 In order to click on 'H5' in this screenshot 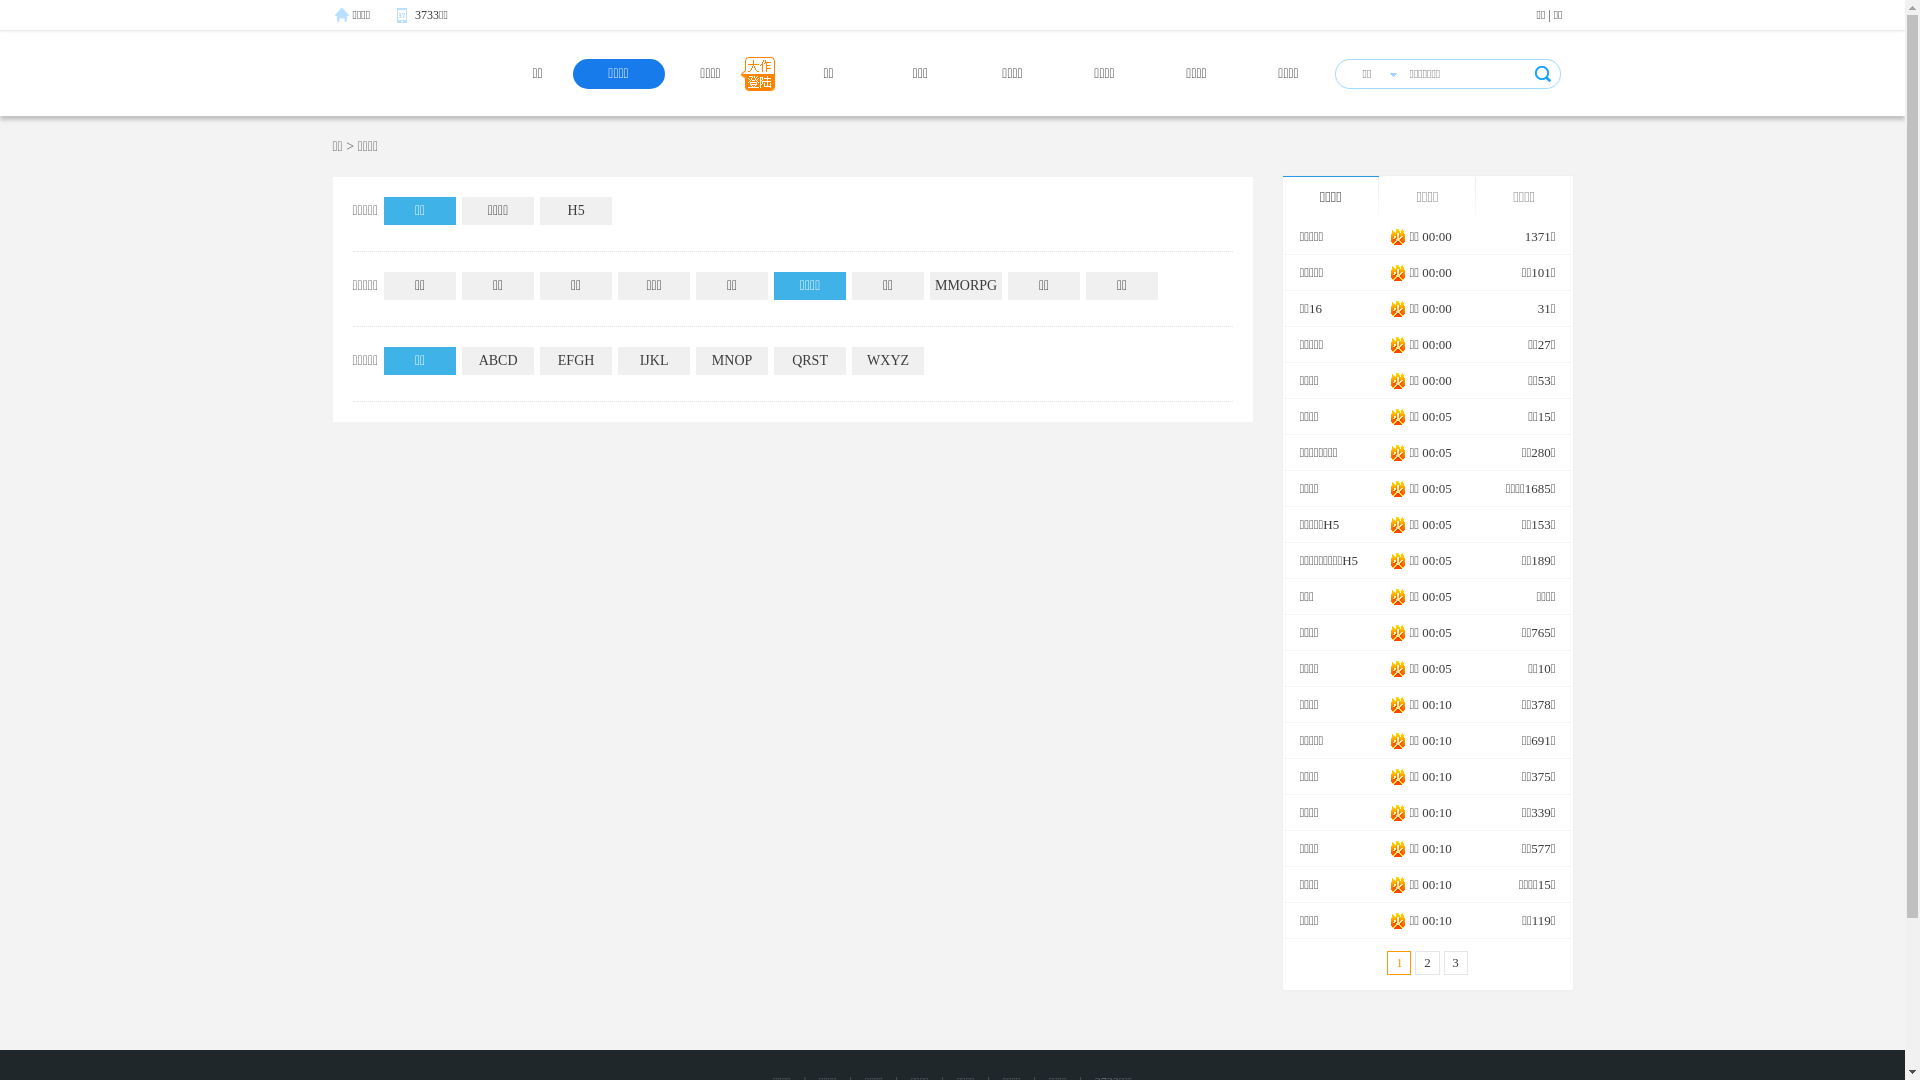, I will do `click(575, 211)`.